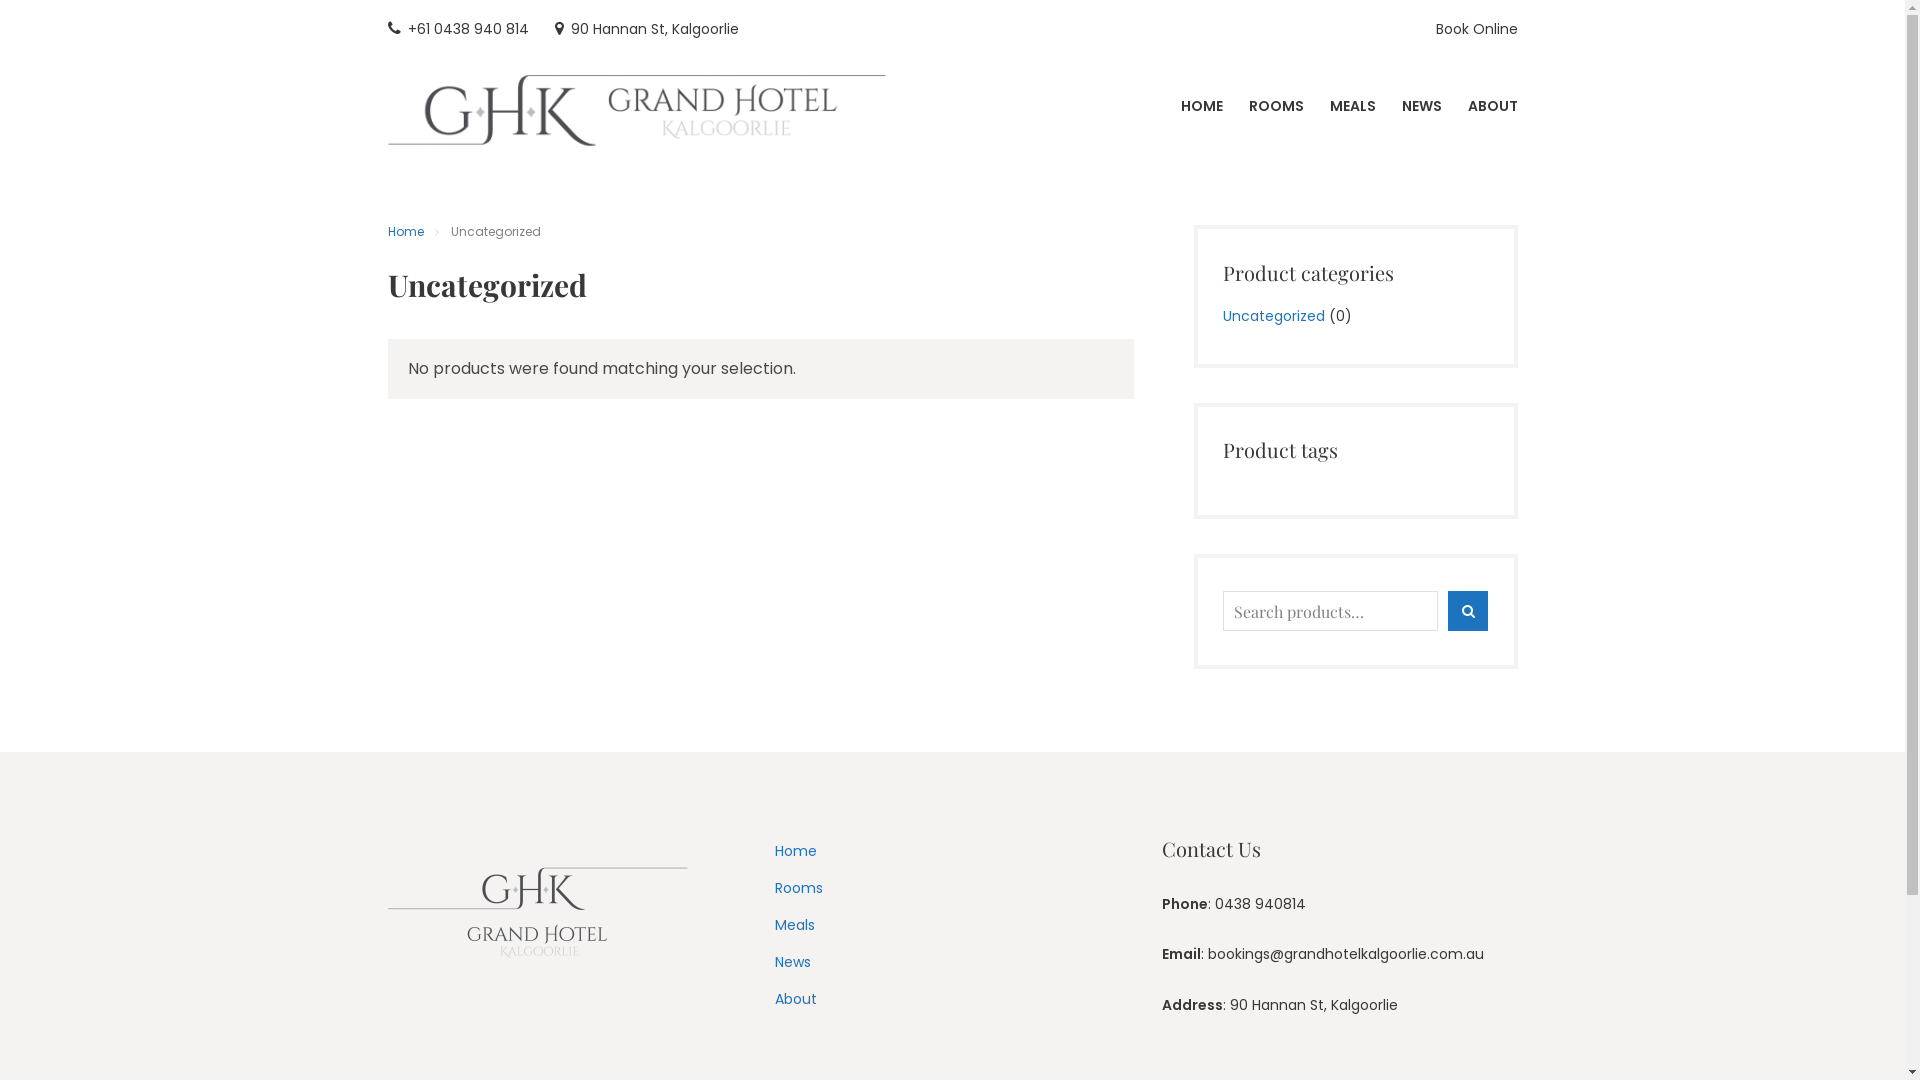  Describe the element at coordinates (794, 925) in the screenshot. I see `'Meals'` at that location.